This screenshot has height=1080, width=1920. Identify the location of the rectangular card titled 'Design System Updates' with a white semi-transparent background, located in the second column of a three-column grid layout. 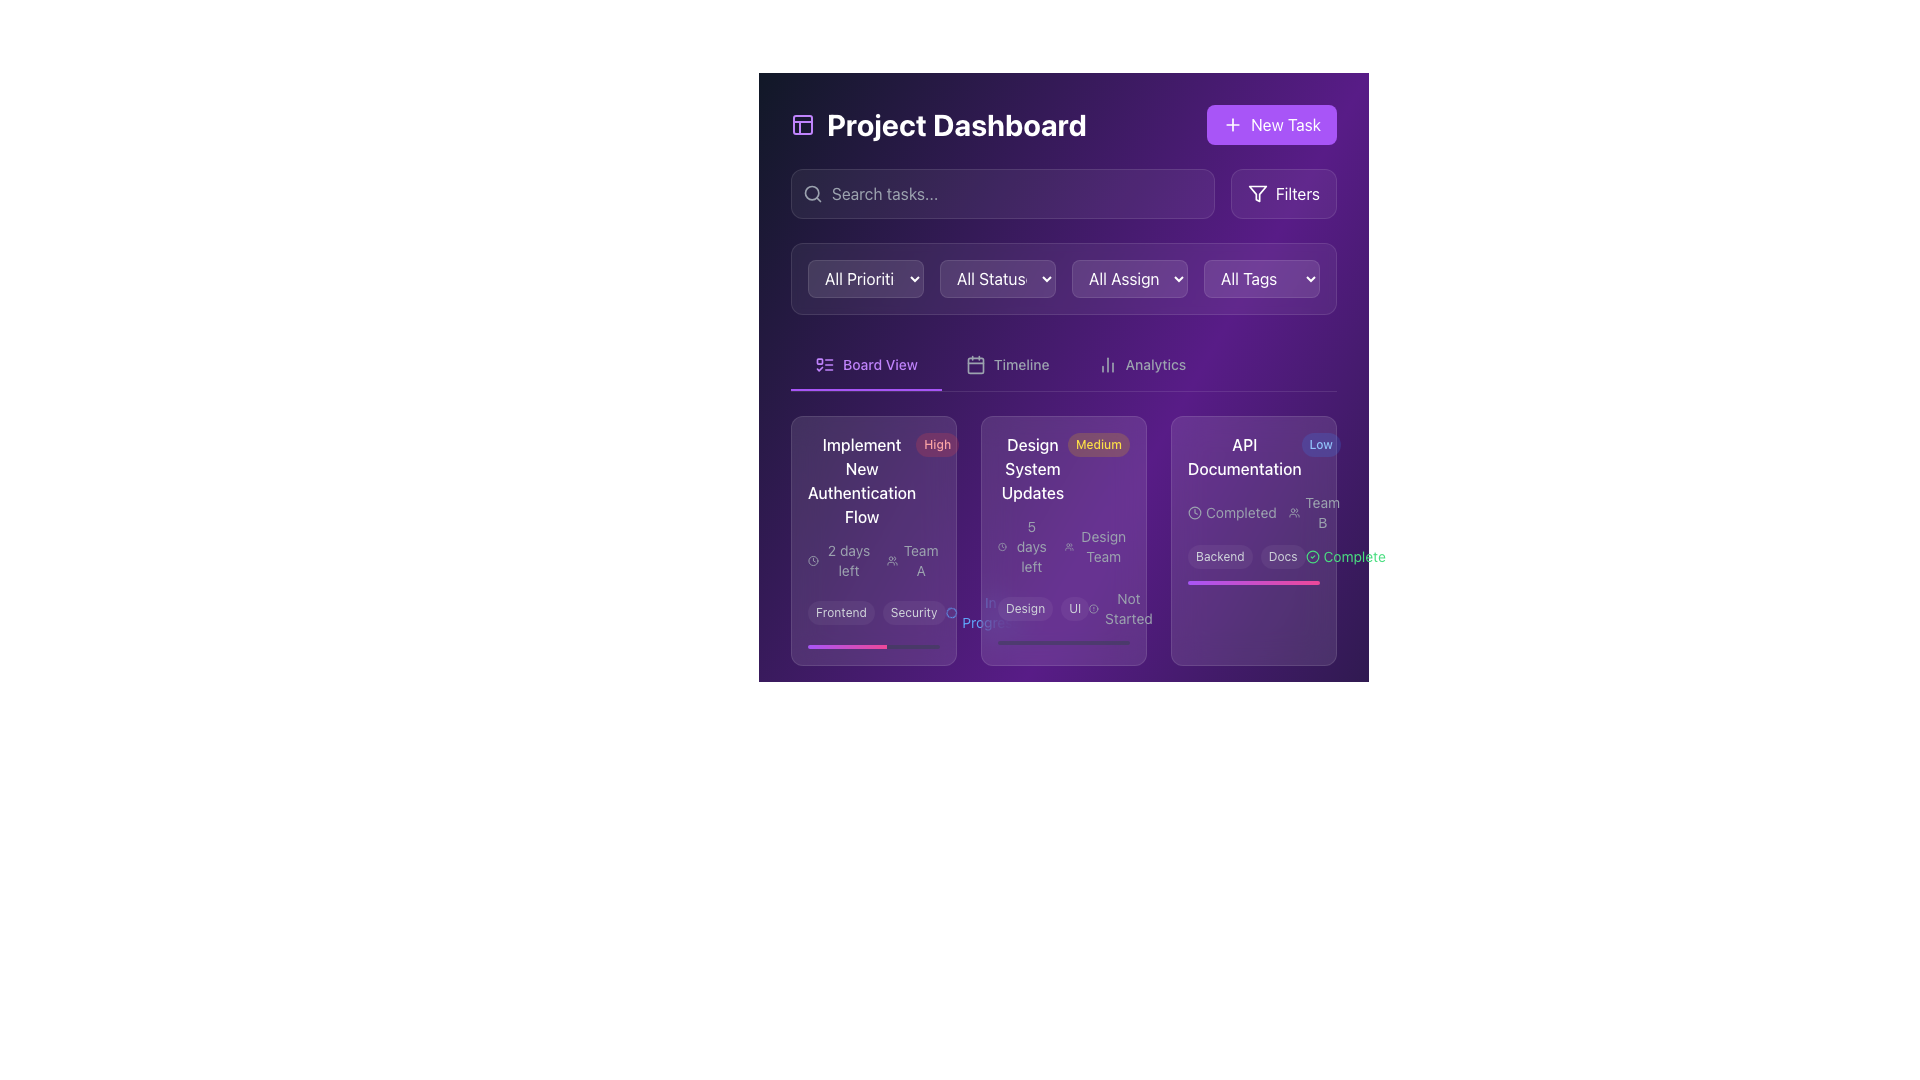
(1063, 540).